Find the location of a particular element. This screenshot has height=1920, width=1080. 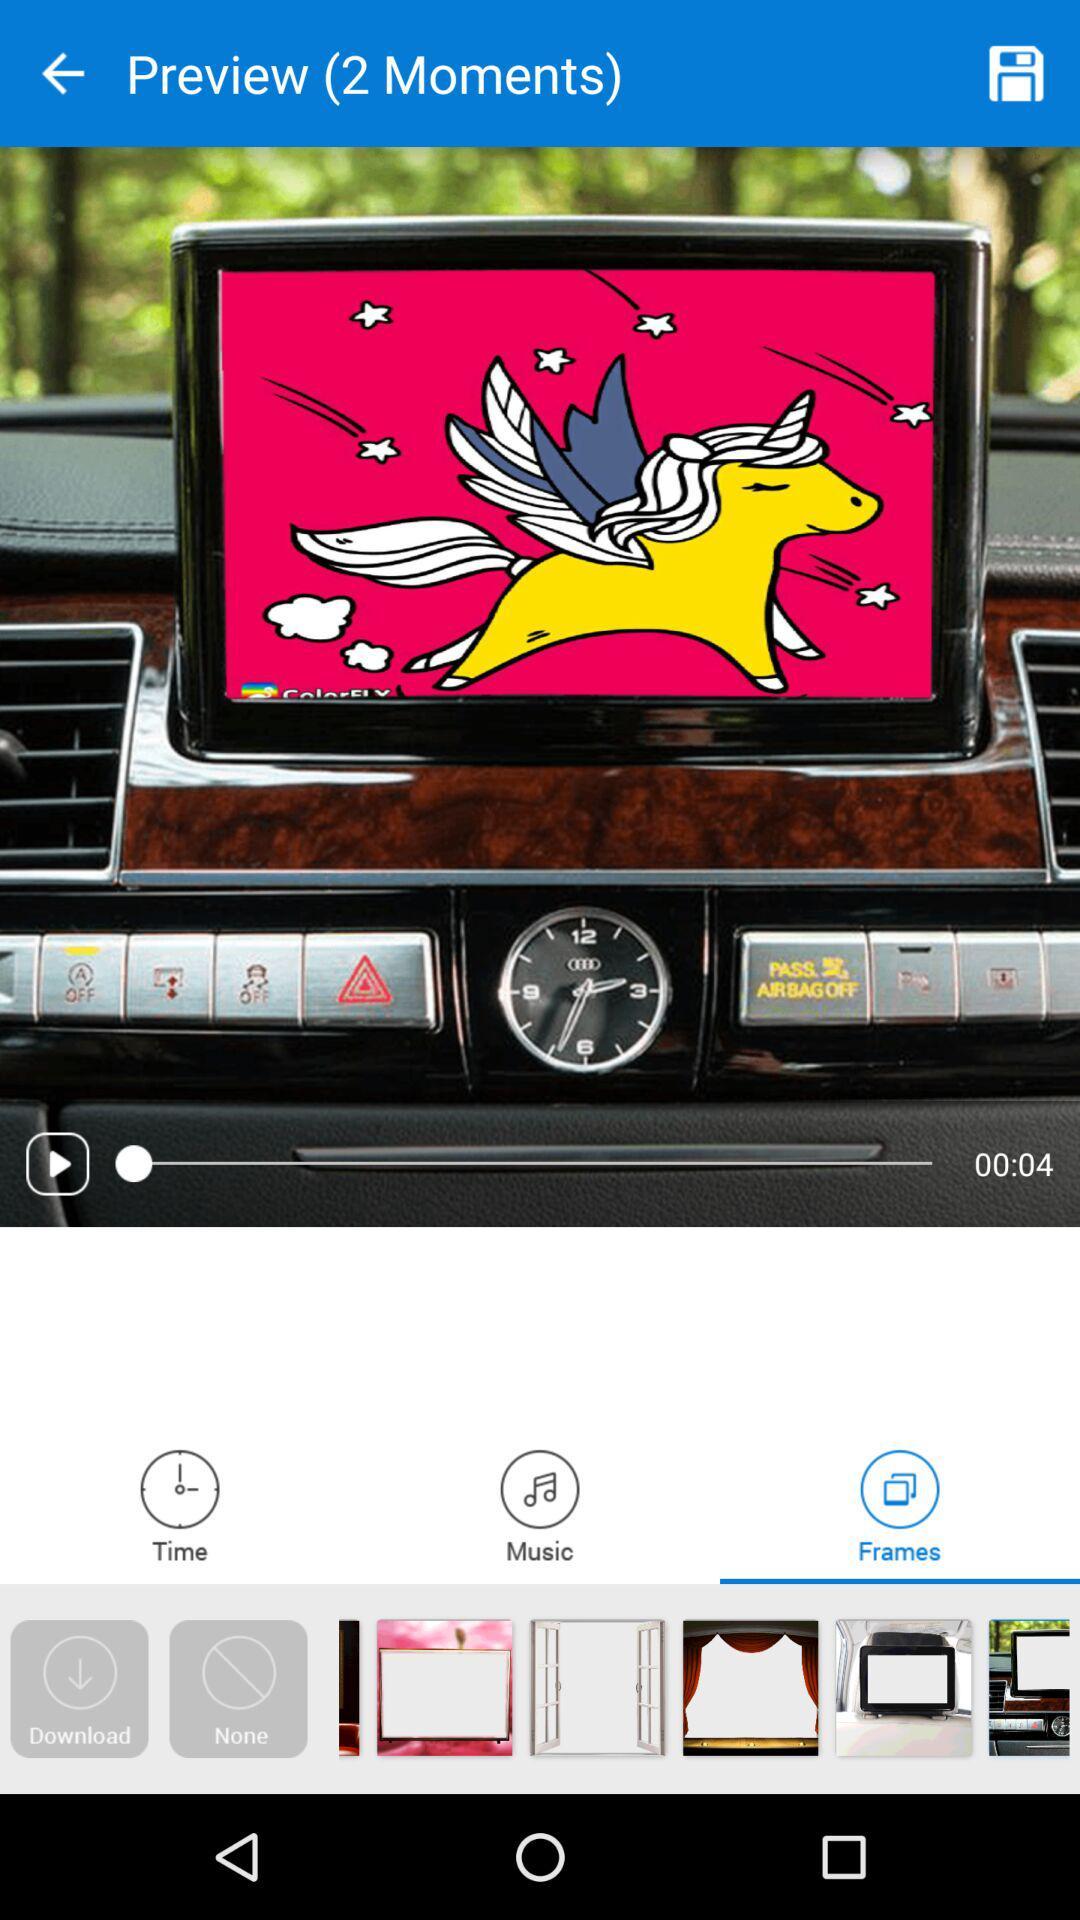

save is located at coordinates (1017, 73).